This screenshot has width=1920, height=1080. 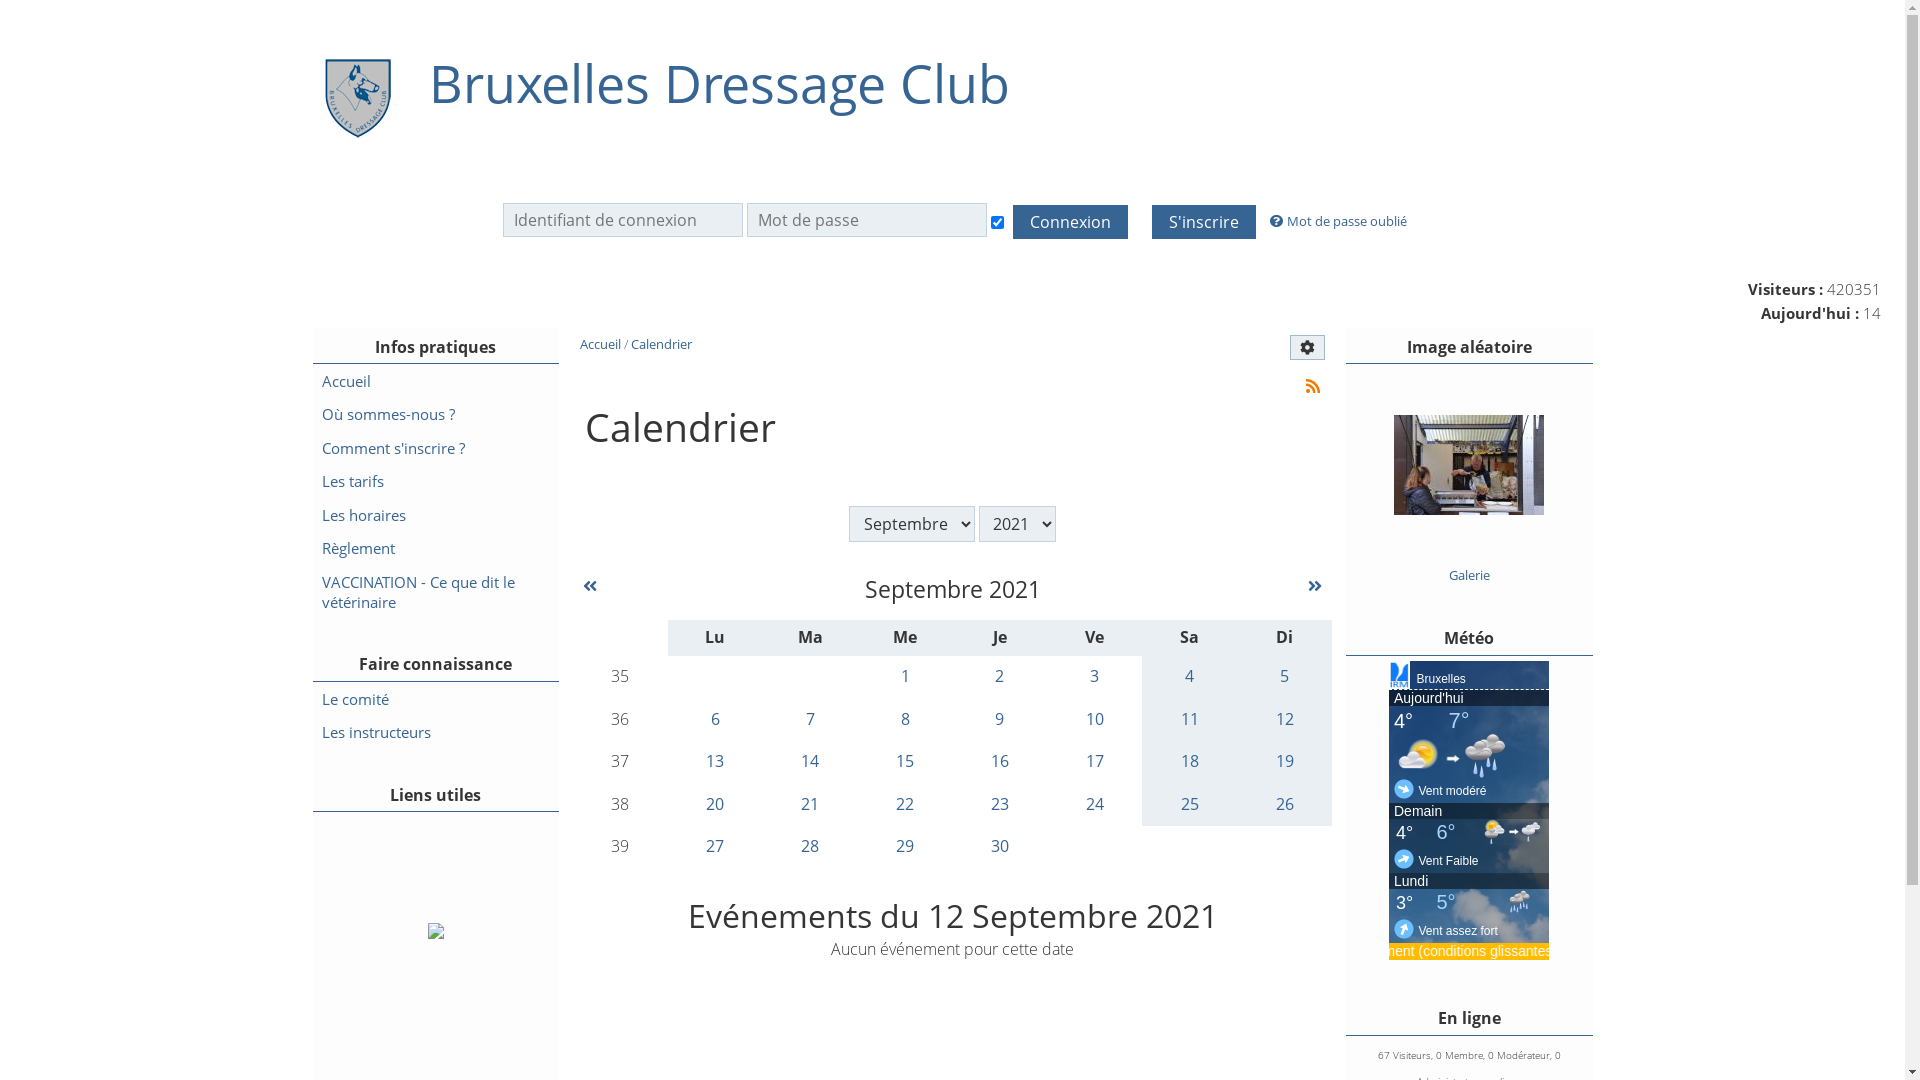 What do you see at coordinates (867, 219) in the screenshot?
I see `'Mot de passe'` at bounding box center [867, 219].